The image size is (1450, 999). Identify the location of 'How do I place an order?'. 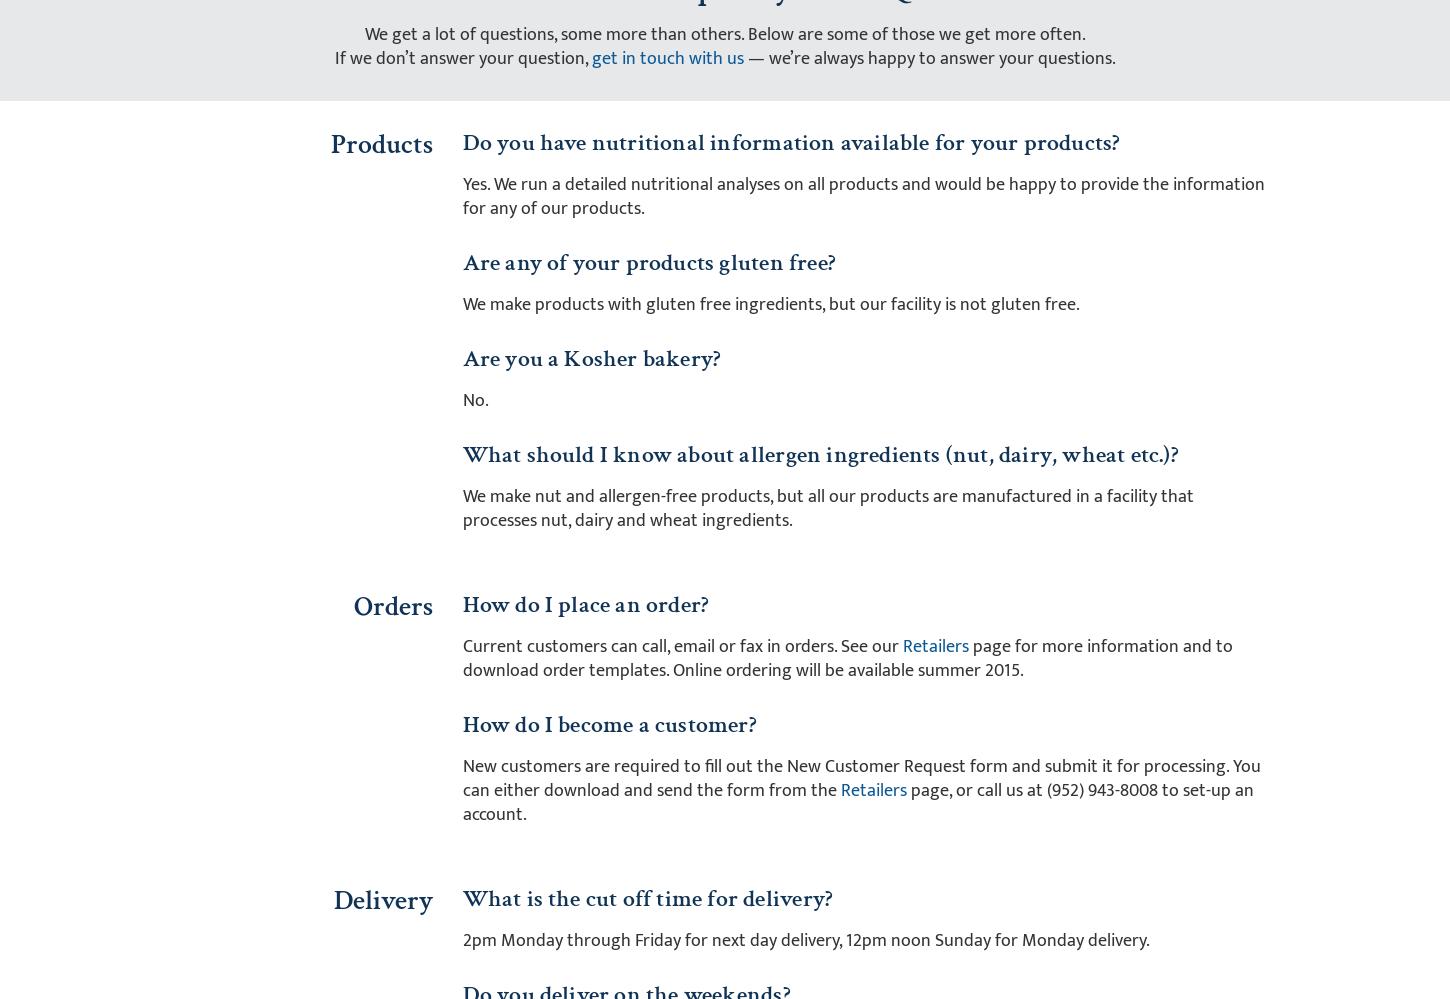
(585, 603).